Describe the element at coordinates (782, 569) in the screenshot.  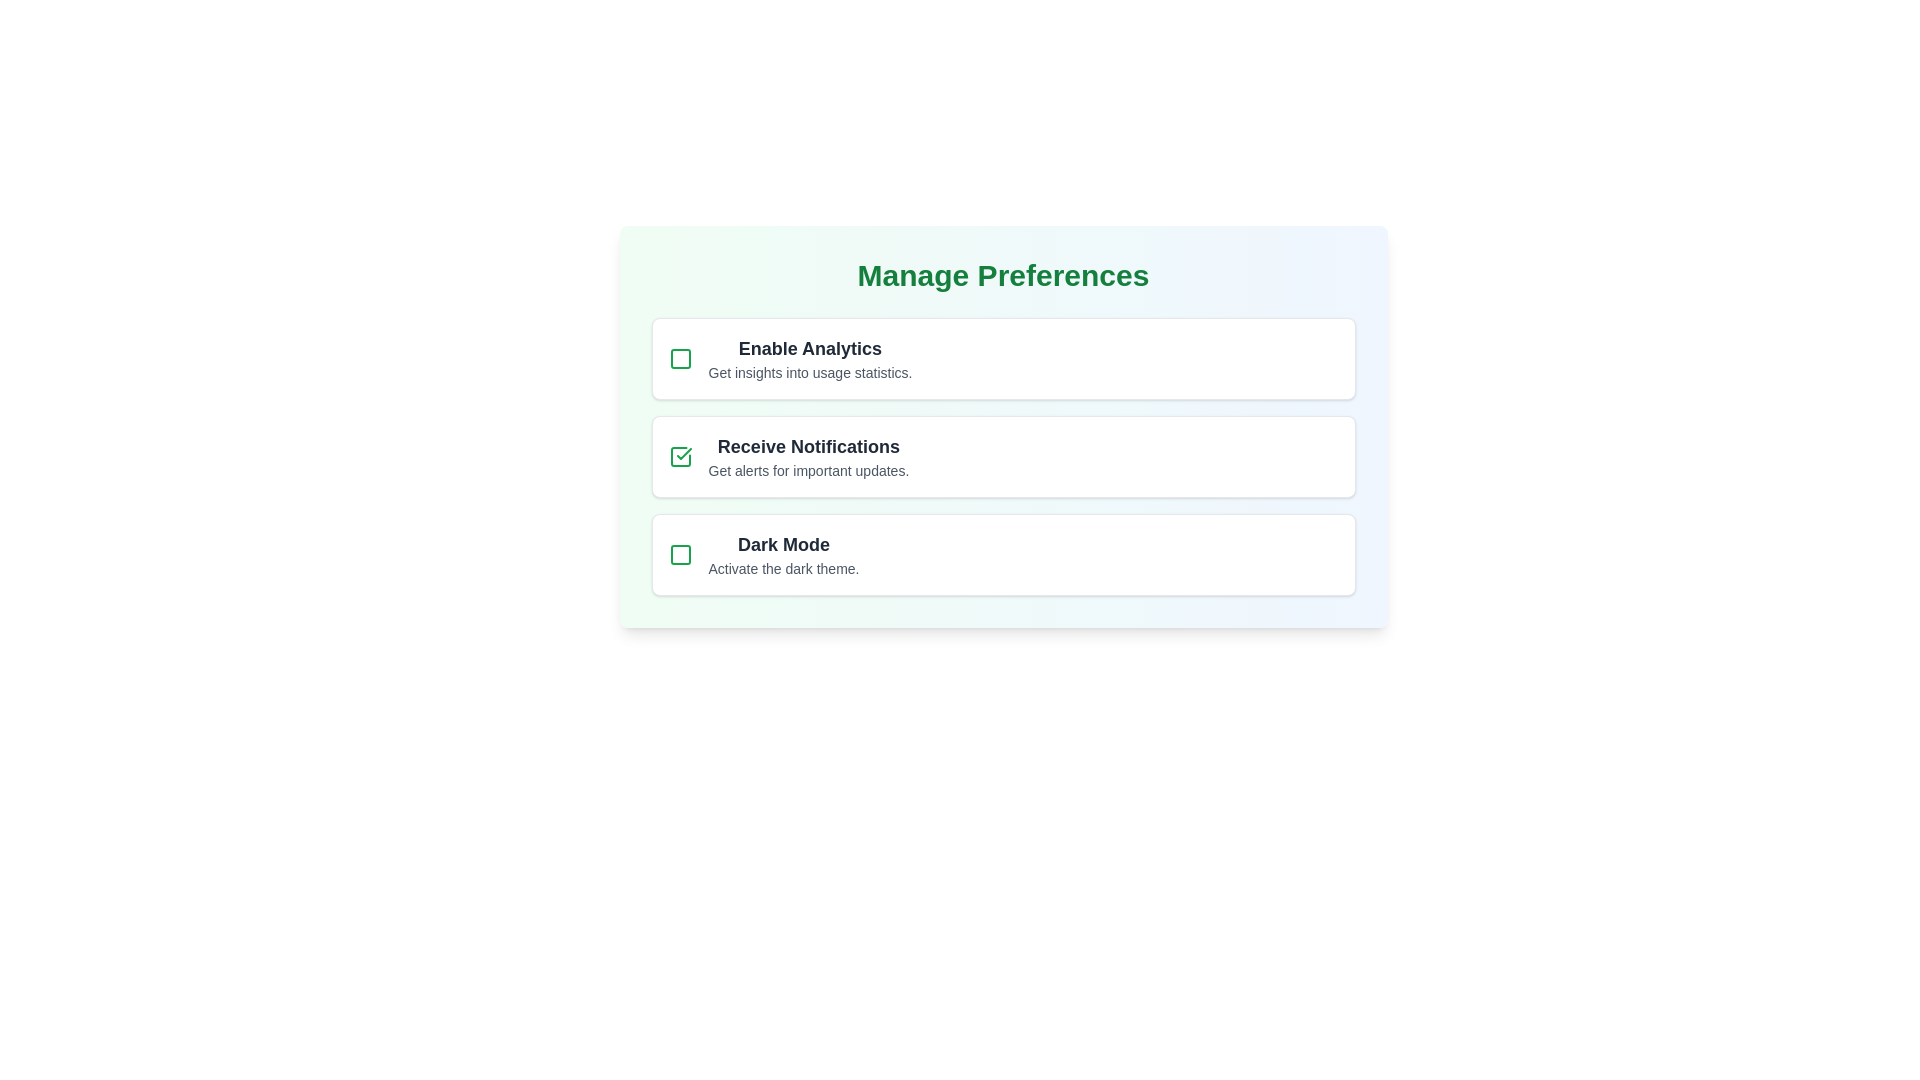
I see `the informative text label located beneath the 'Dark Mode' heading in the preferences panel, which provides context about the dark theme option` at that location.